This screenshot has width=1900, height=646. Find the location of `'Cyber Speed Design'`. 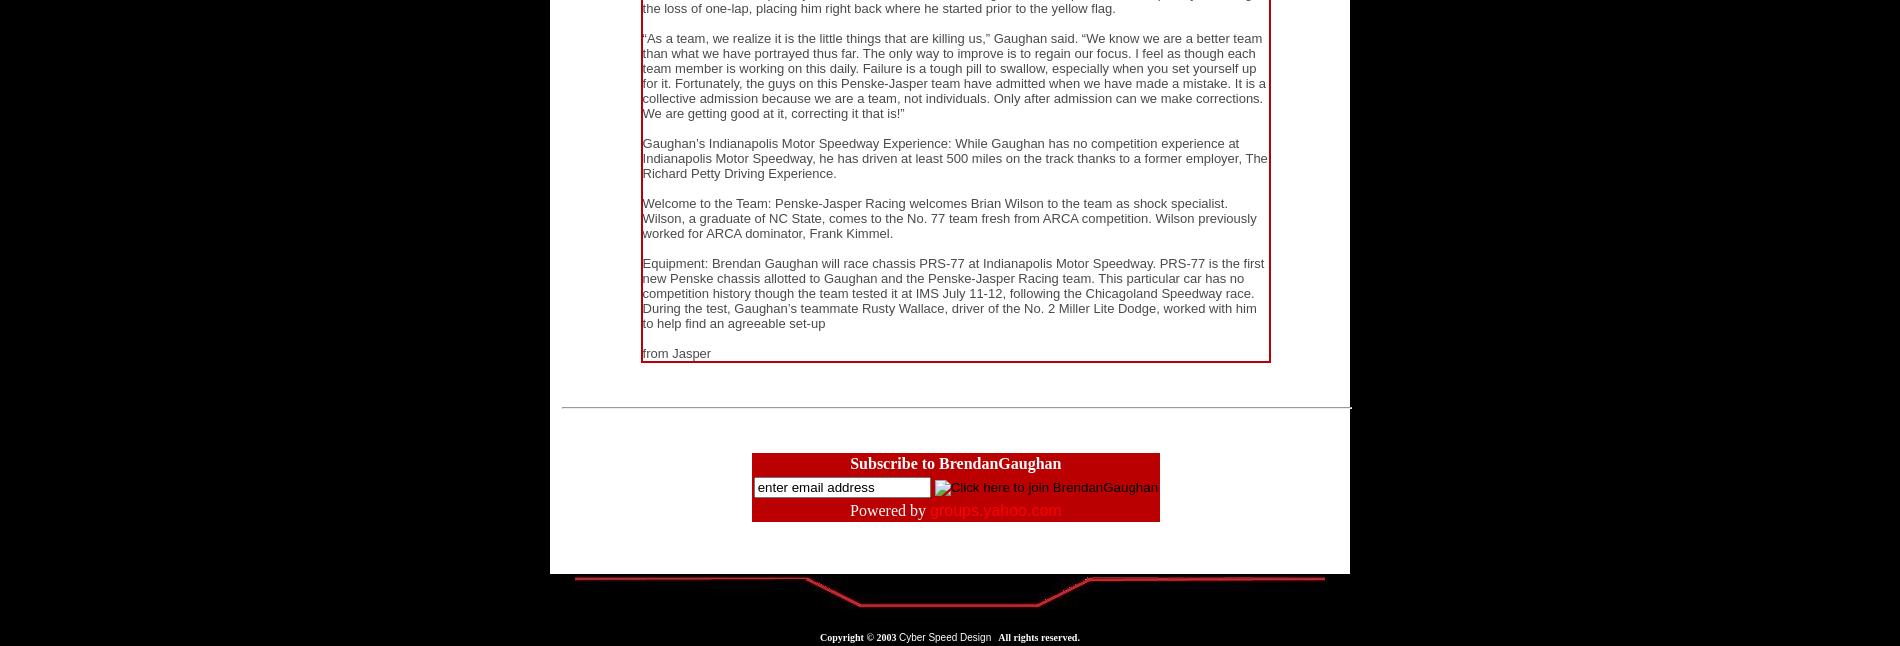

'Cyber Speed Design' is located at coordinates (943, 637).